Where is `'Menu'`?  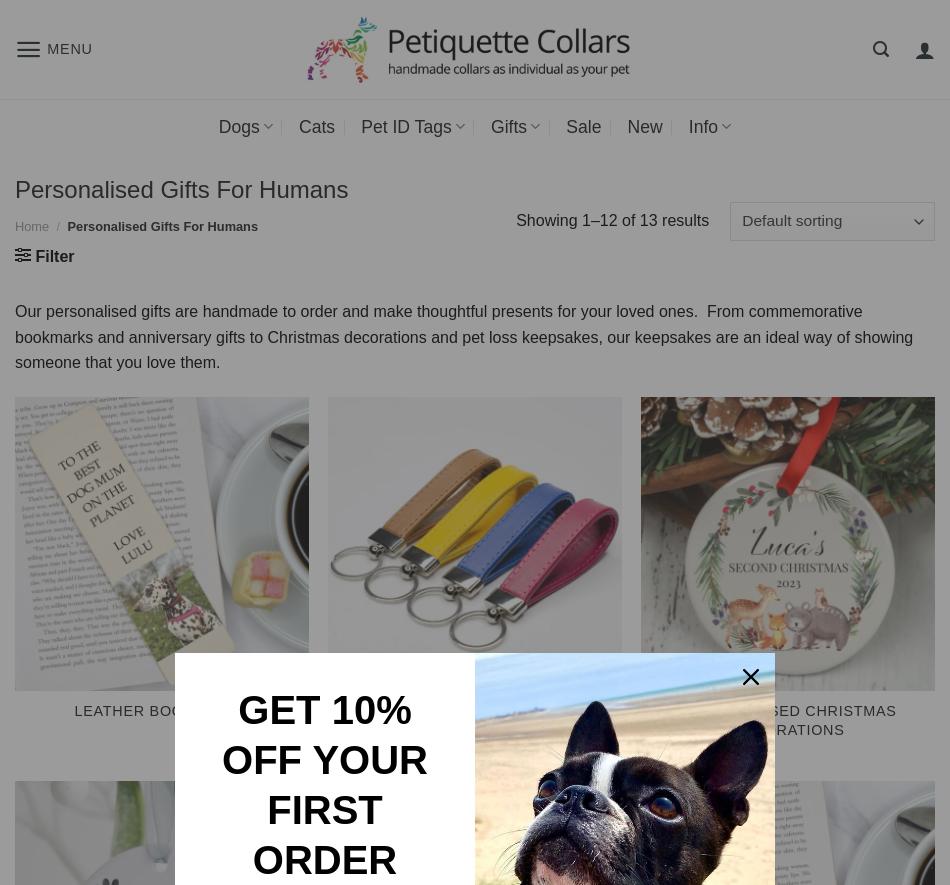
'Menu' is located at coordinates (69, 46).